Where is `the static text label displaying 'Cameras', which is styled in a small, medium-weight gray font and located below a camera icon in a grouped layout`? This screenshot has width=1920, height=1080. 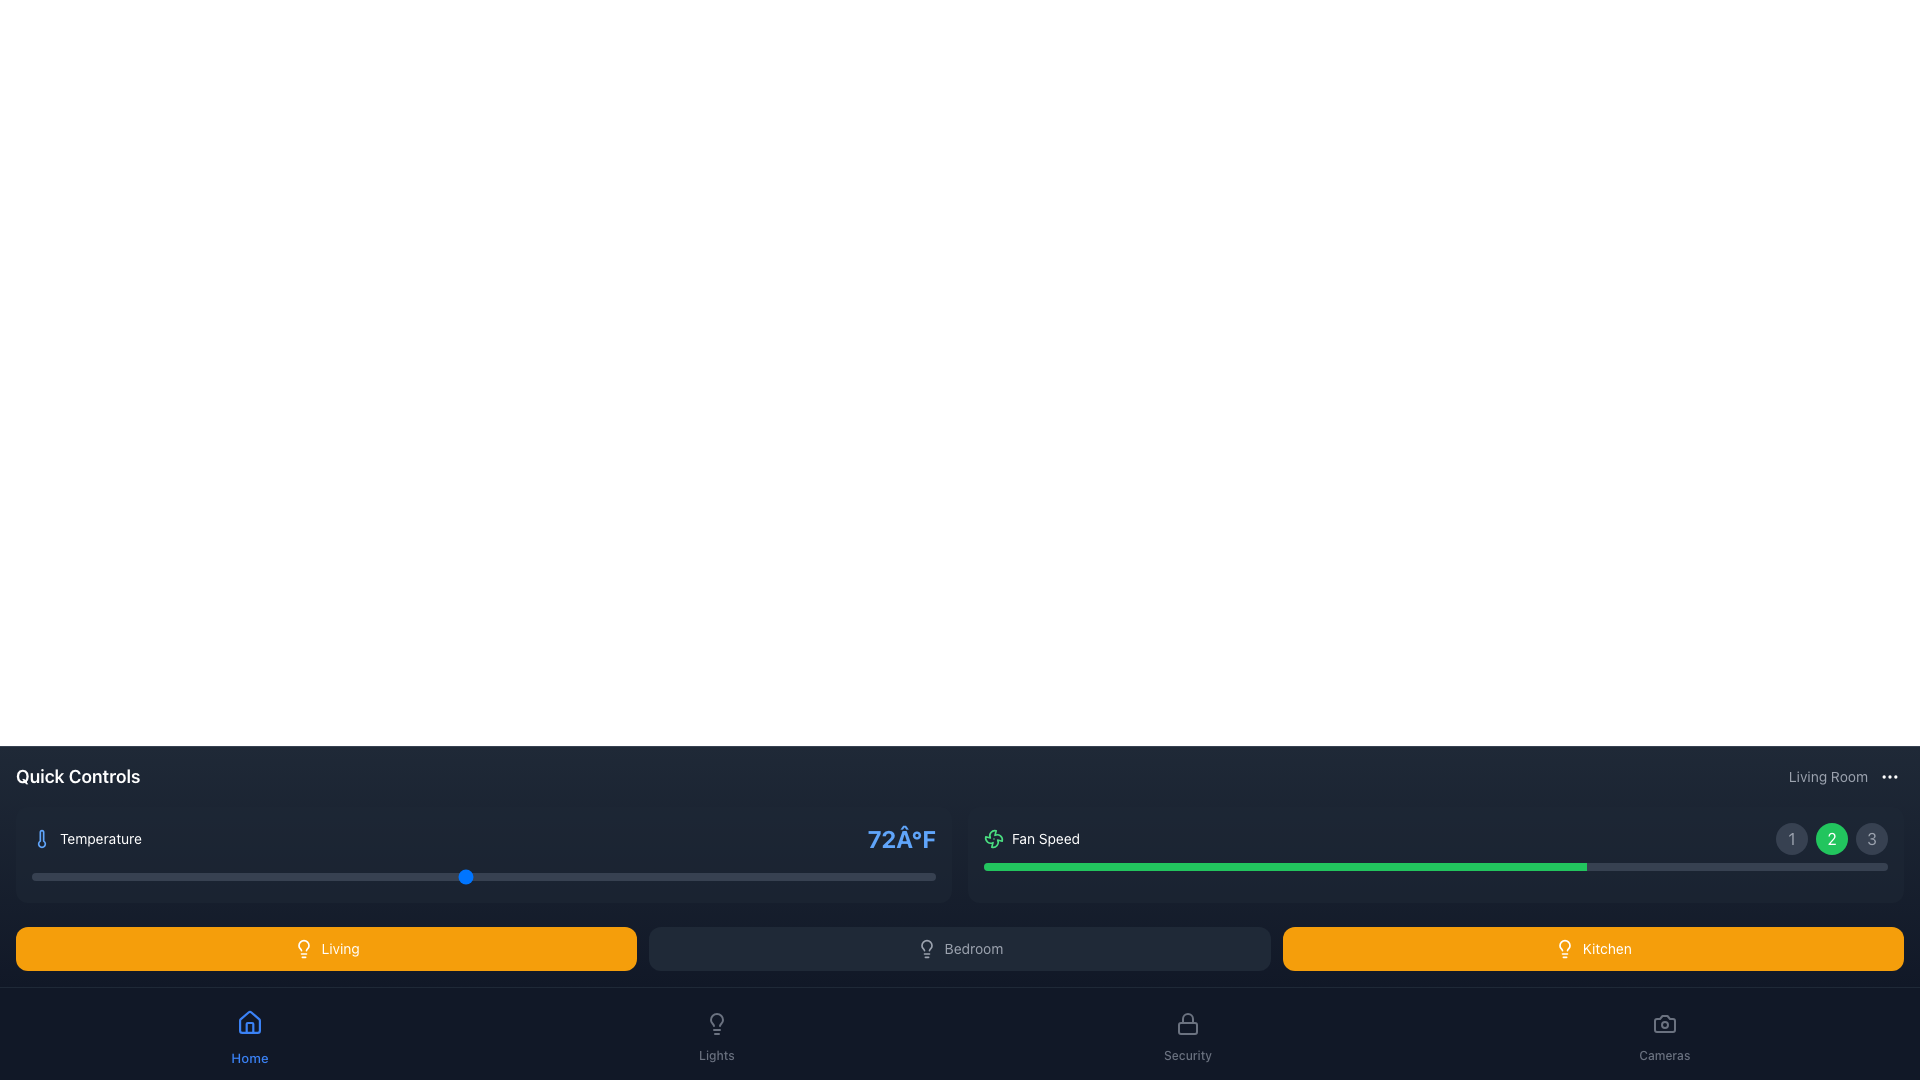 the static text label displaying 'Cameras', which is styled in a small, medium-weight gray font and located below a camera icon in a grouped layout is located at coordinates (1664, 1055).